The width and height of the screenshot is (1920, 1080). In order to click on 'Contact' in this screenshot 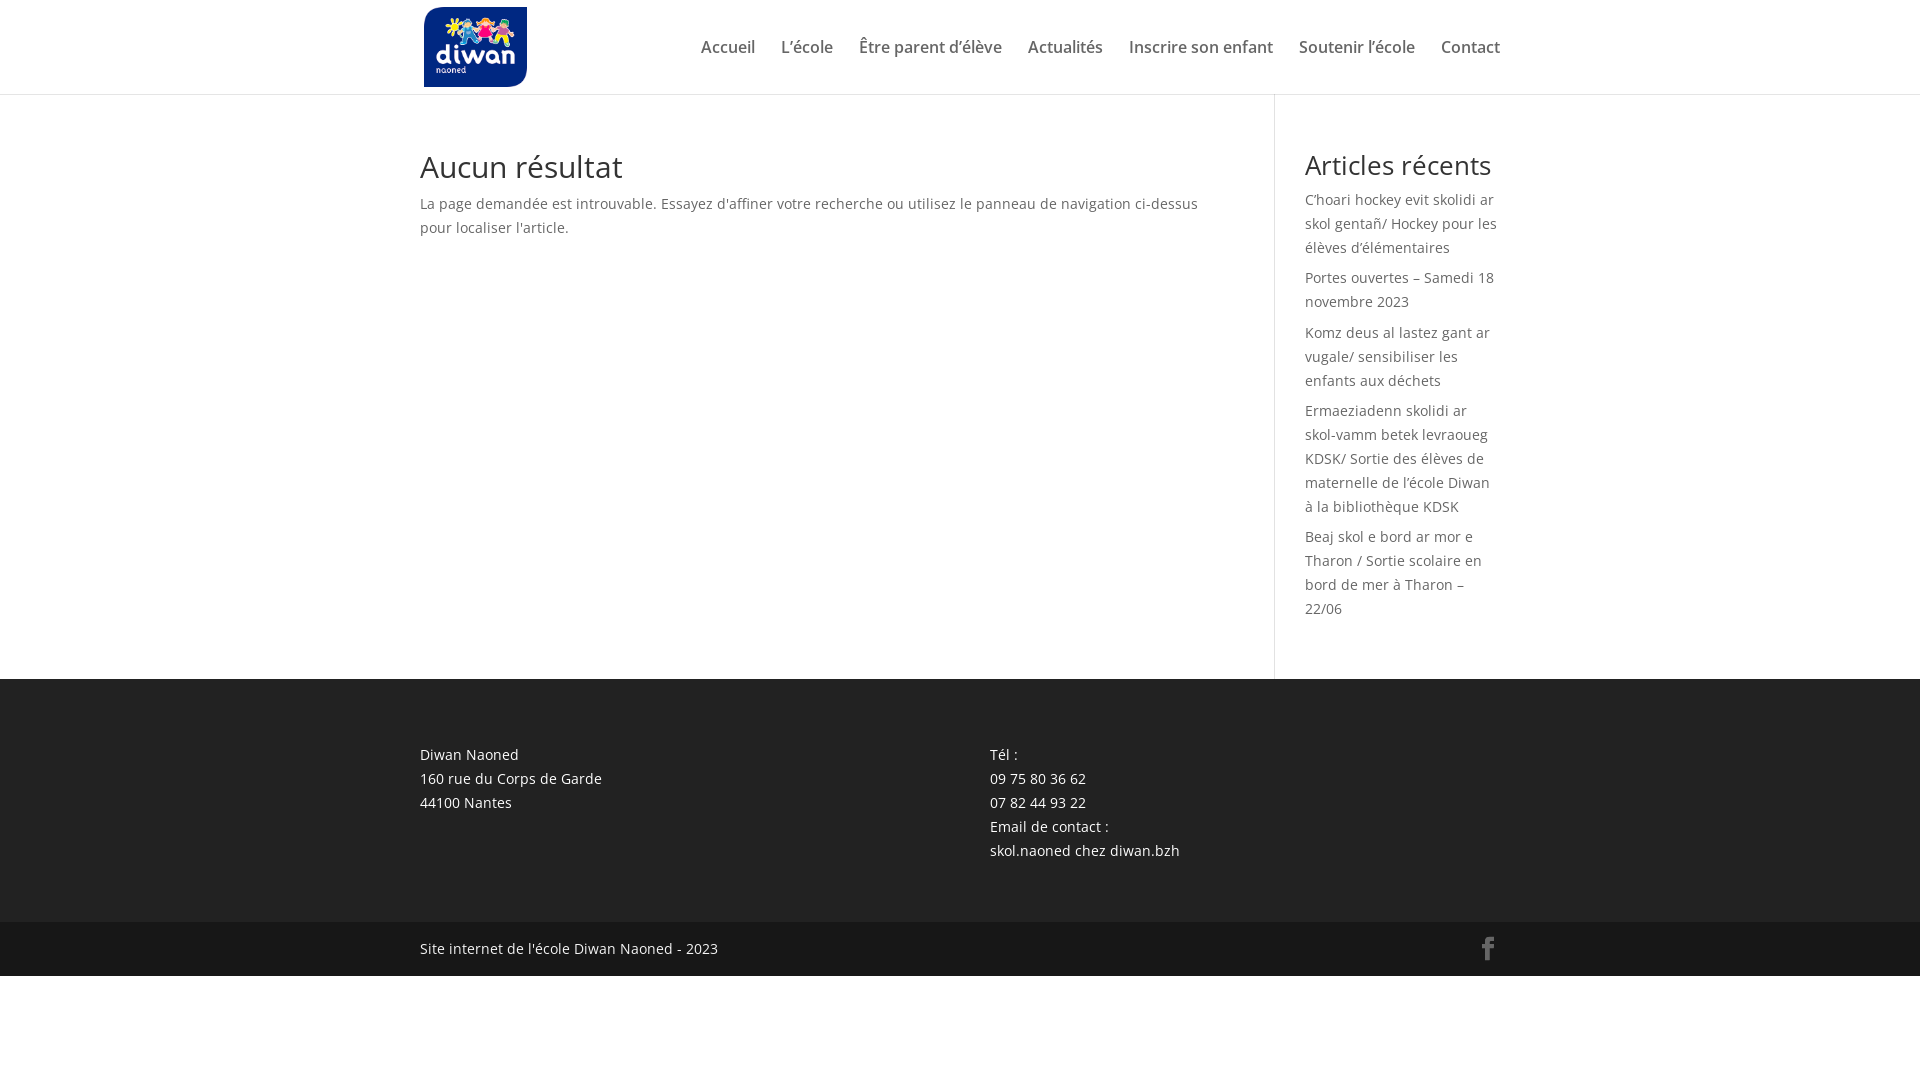, I will do `click(1470, 65)`.